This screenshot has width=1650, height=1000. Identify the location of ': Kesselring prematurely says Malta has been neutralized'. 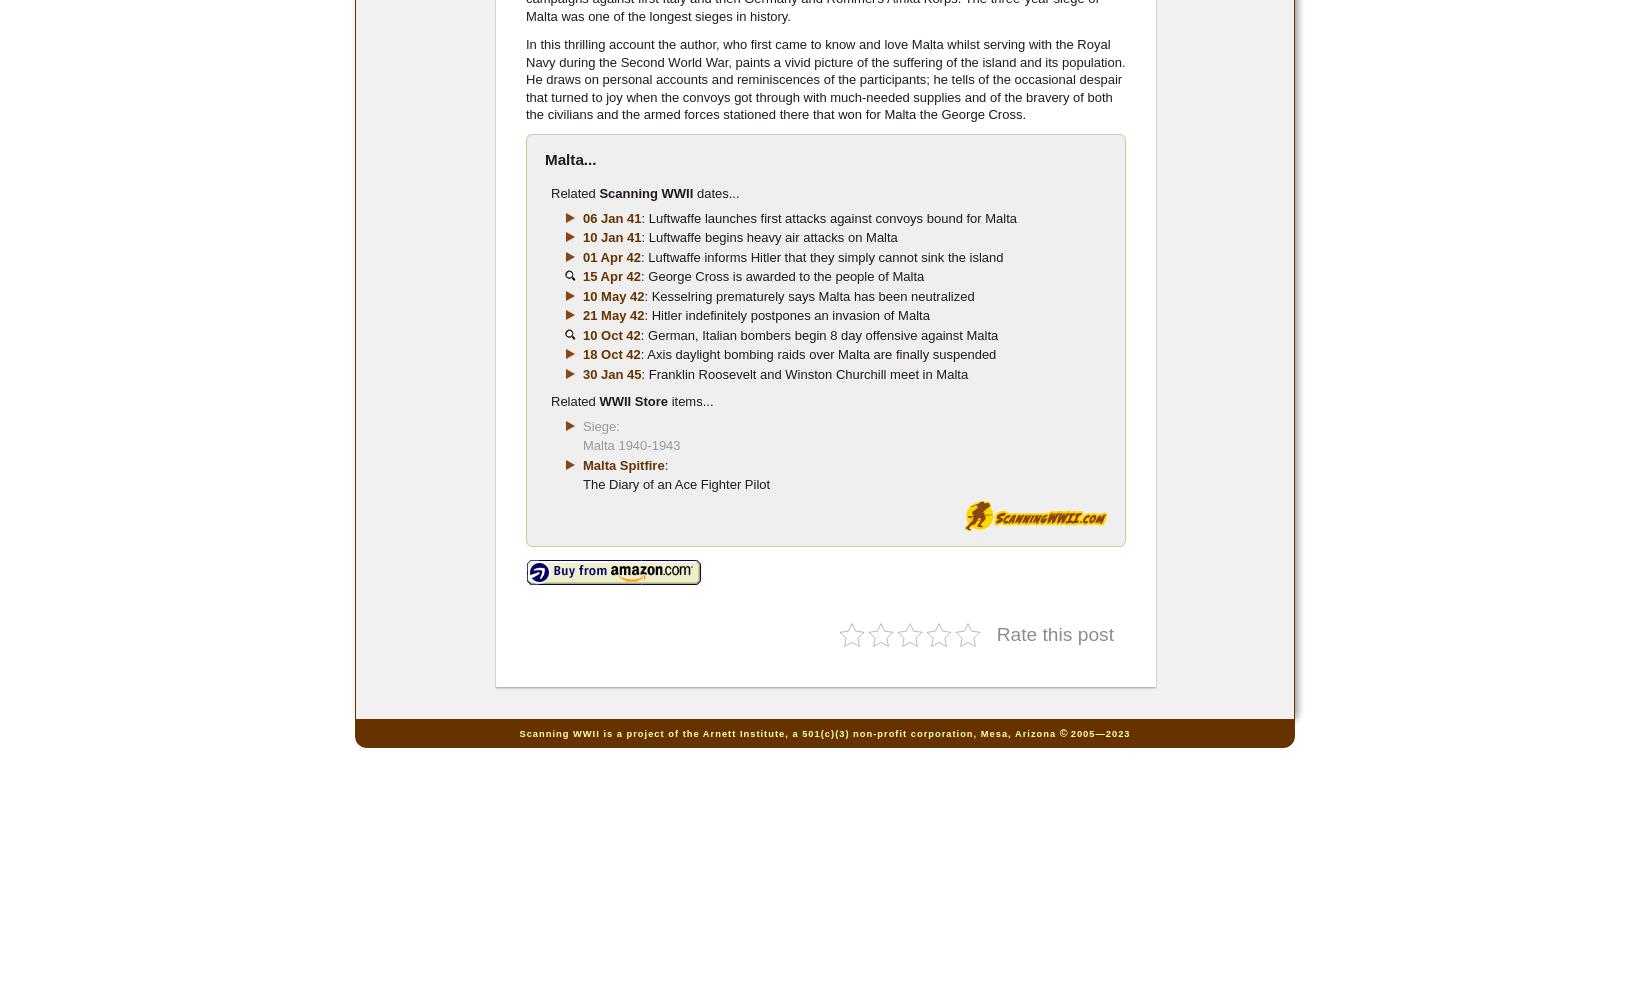
(807, 295).